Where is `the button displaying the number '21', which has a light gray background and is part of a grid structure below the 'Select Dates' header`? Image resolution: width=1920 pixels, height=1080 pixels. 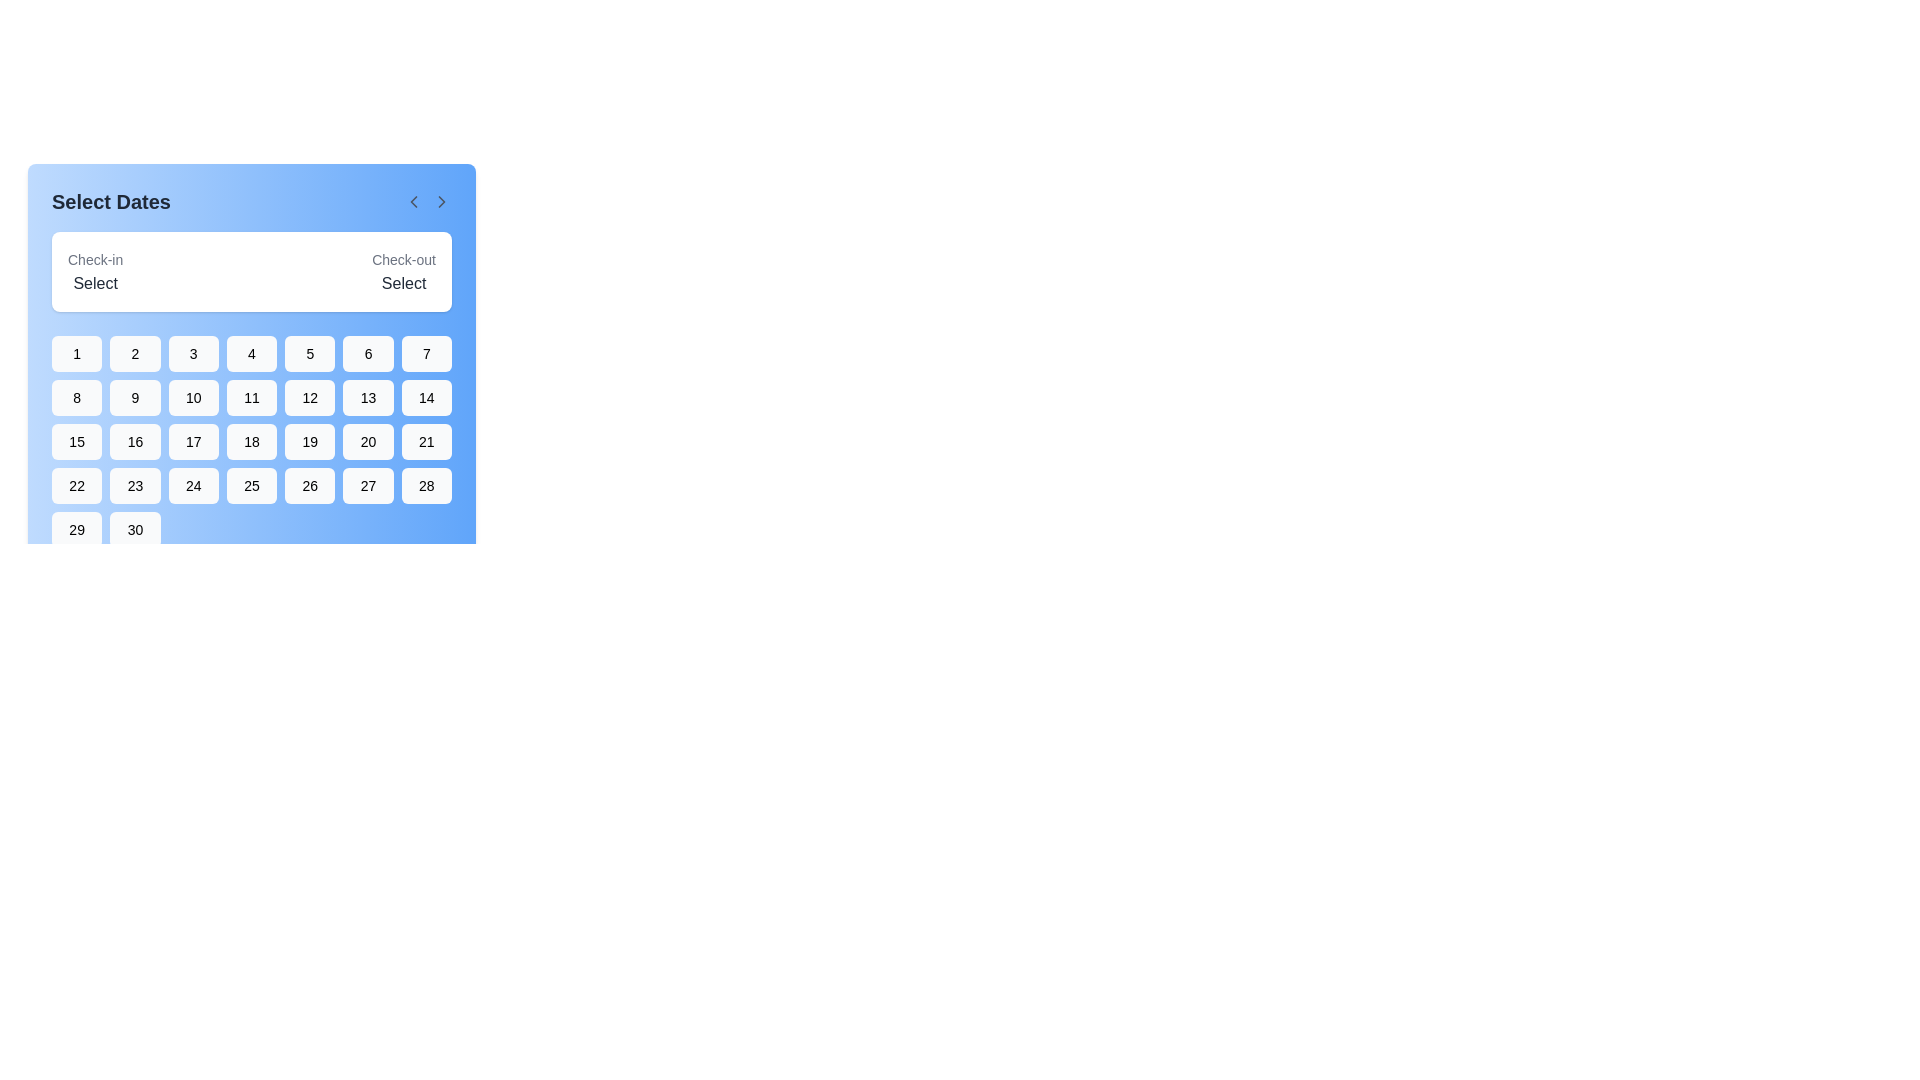
the button displaying the number '21', which has a light gray background and is part of a grid structure below the 'Select Dates' header is located at coordinates (425, 441).